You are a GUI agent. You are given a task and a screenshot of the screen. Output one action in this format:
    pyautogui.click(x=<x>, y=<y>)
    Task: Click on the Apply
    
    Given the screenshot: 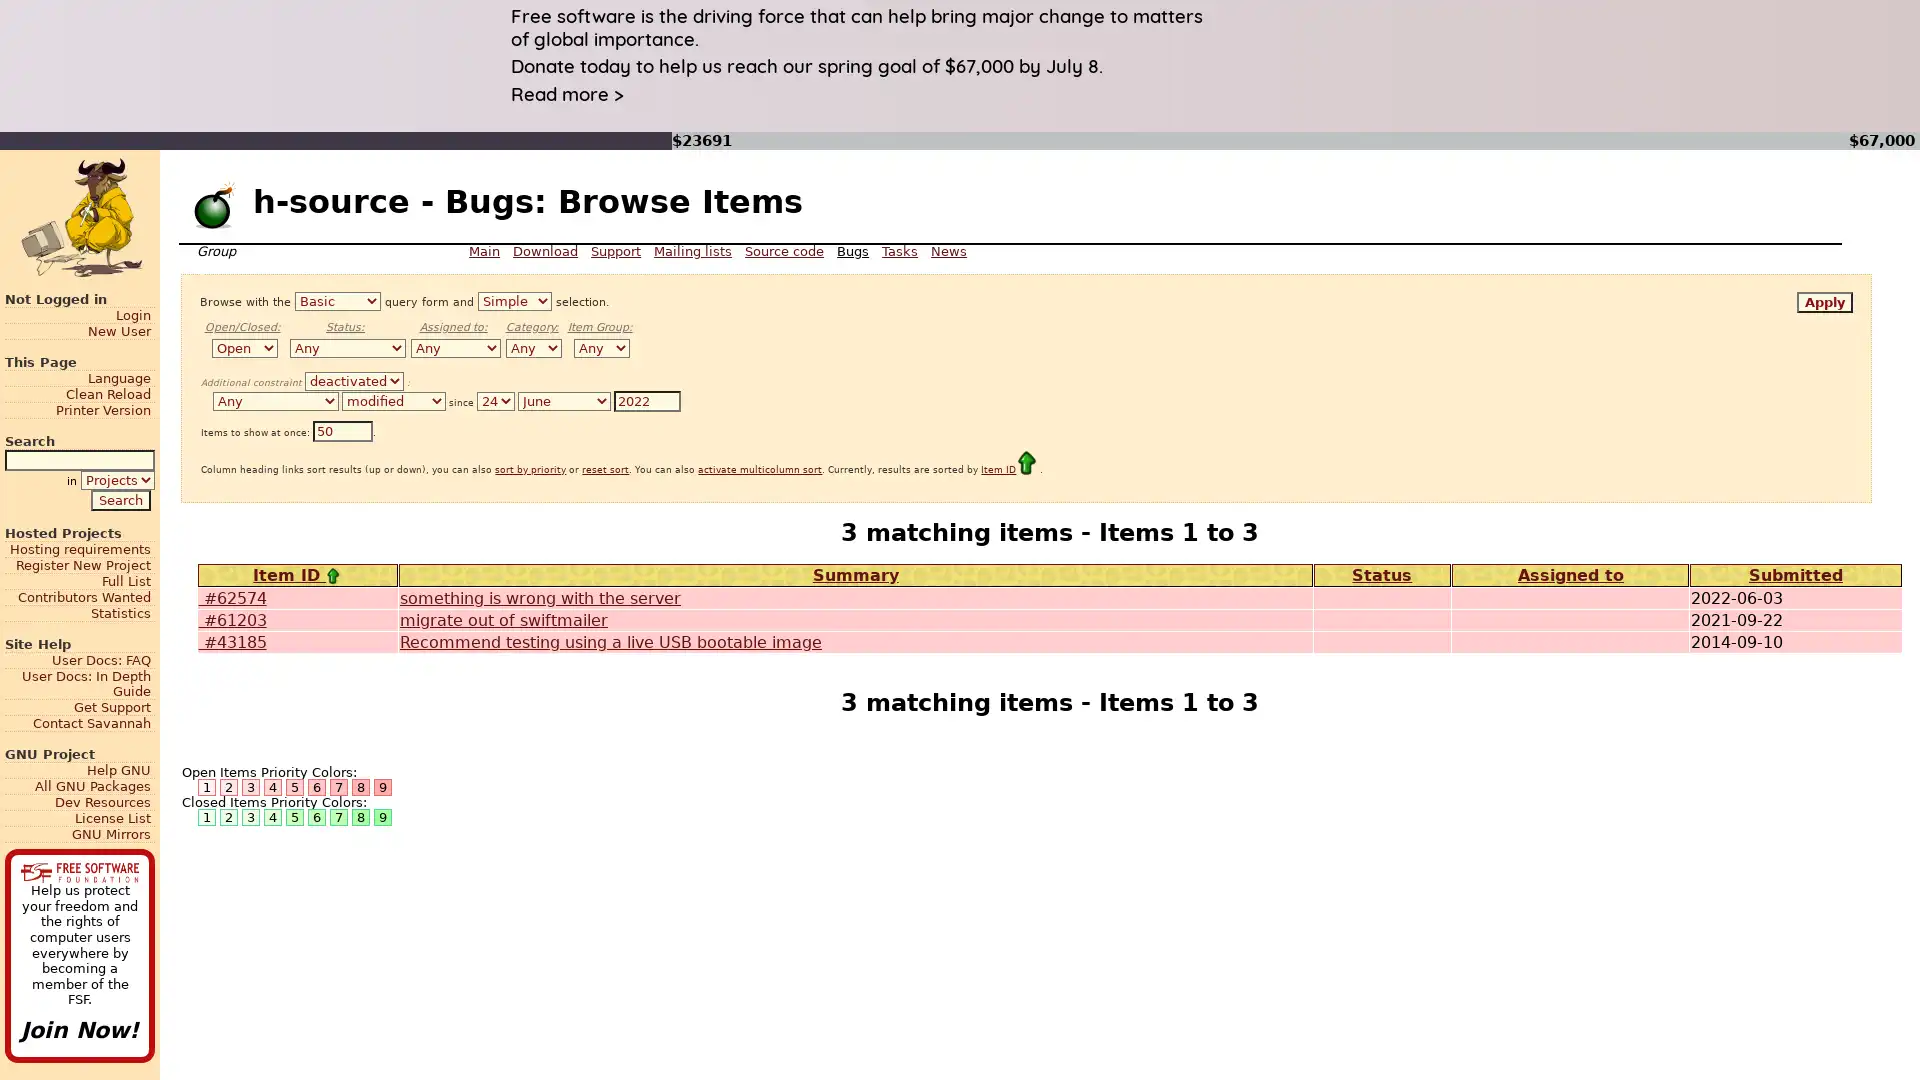 What is the action you would take?
    pyautogui.click(x=1824, y=302)
    